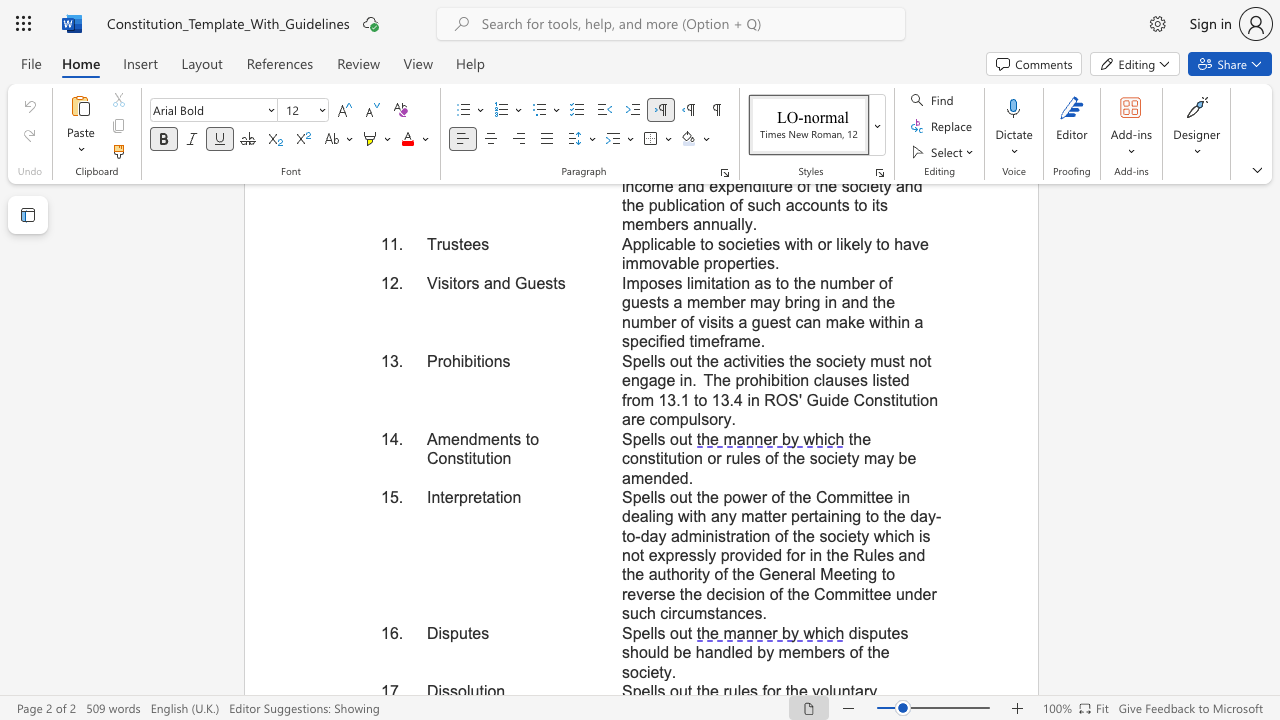  I want to click on the subset text "ing t" within the text "pertaining to", so click(839, 515).